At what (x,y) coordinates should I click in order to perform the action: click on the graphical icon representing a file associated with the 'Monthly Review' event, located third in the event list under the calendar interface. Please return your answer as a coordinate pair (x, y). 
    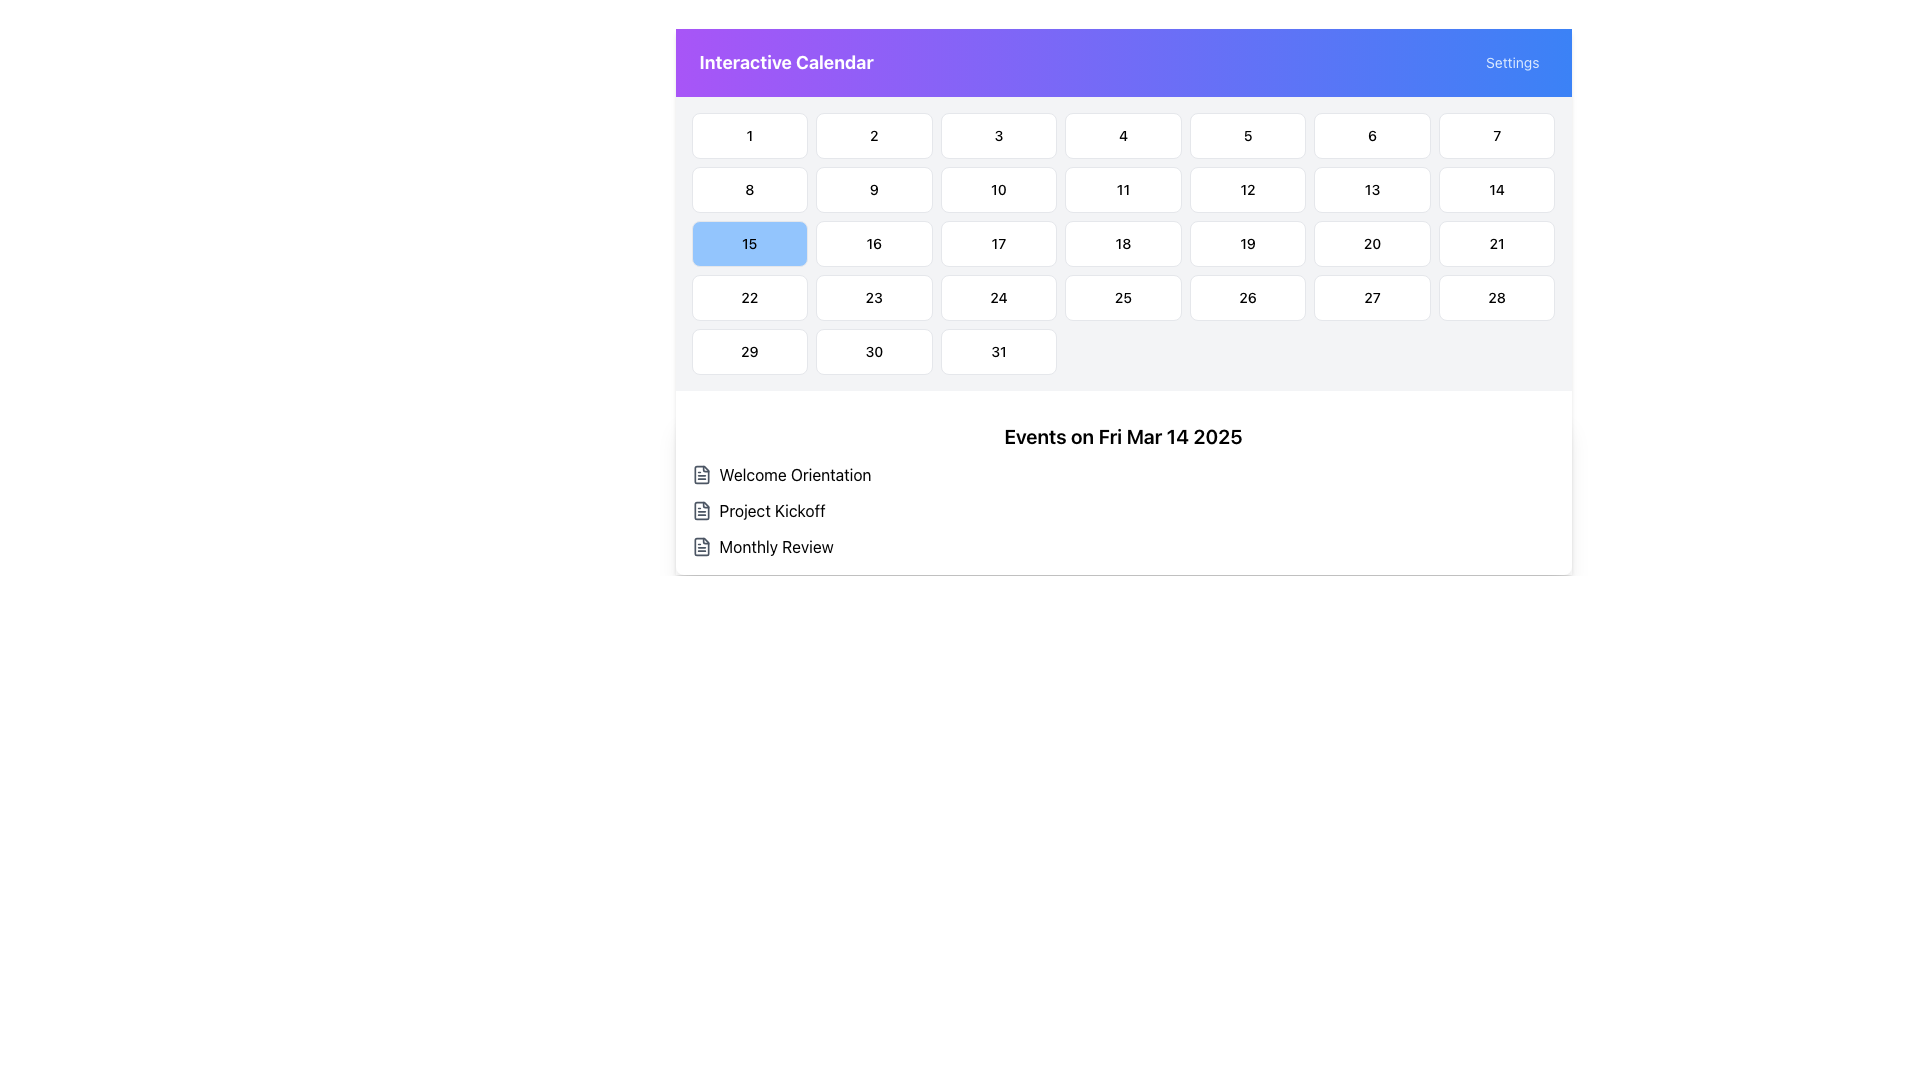
    Looking at the image, I should click on (701, 547).